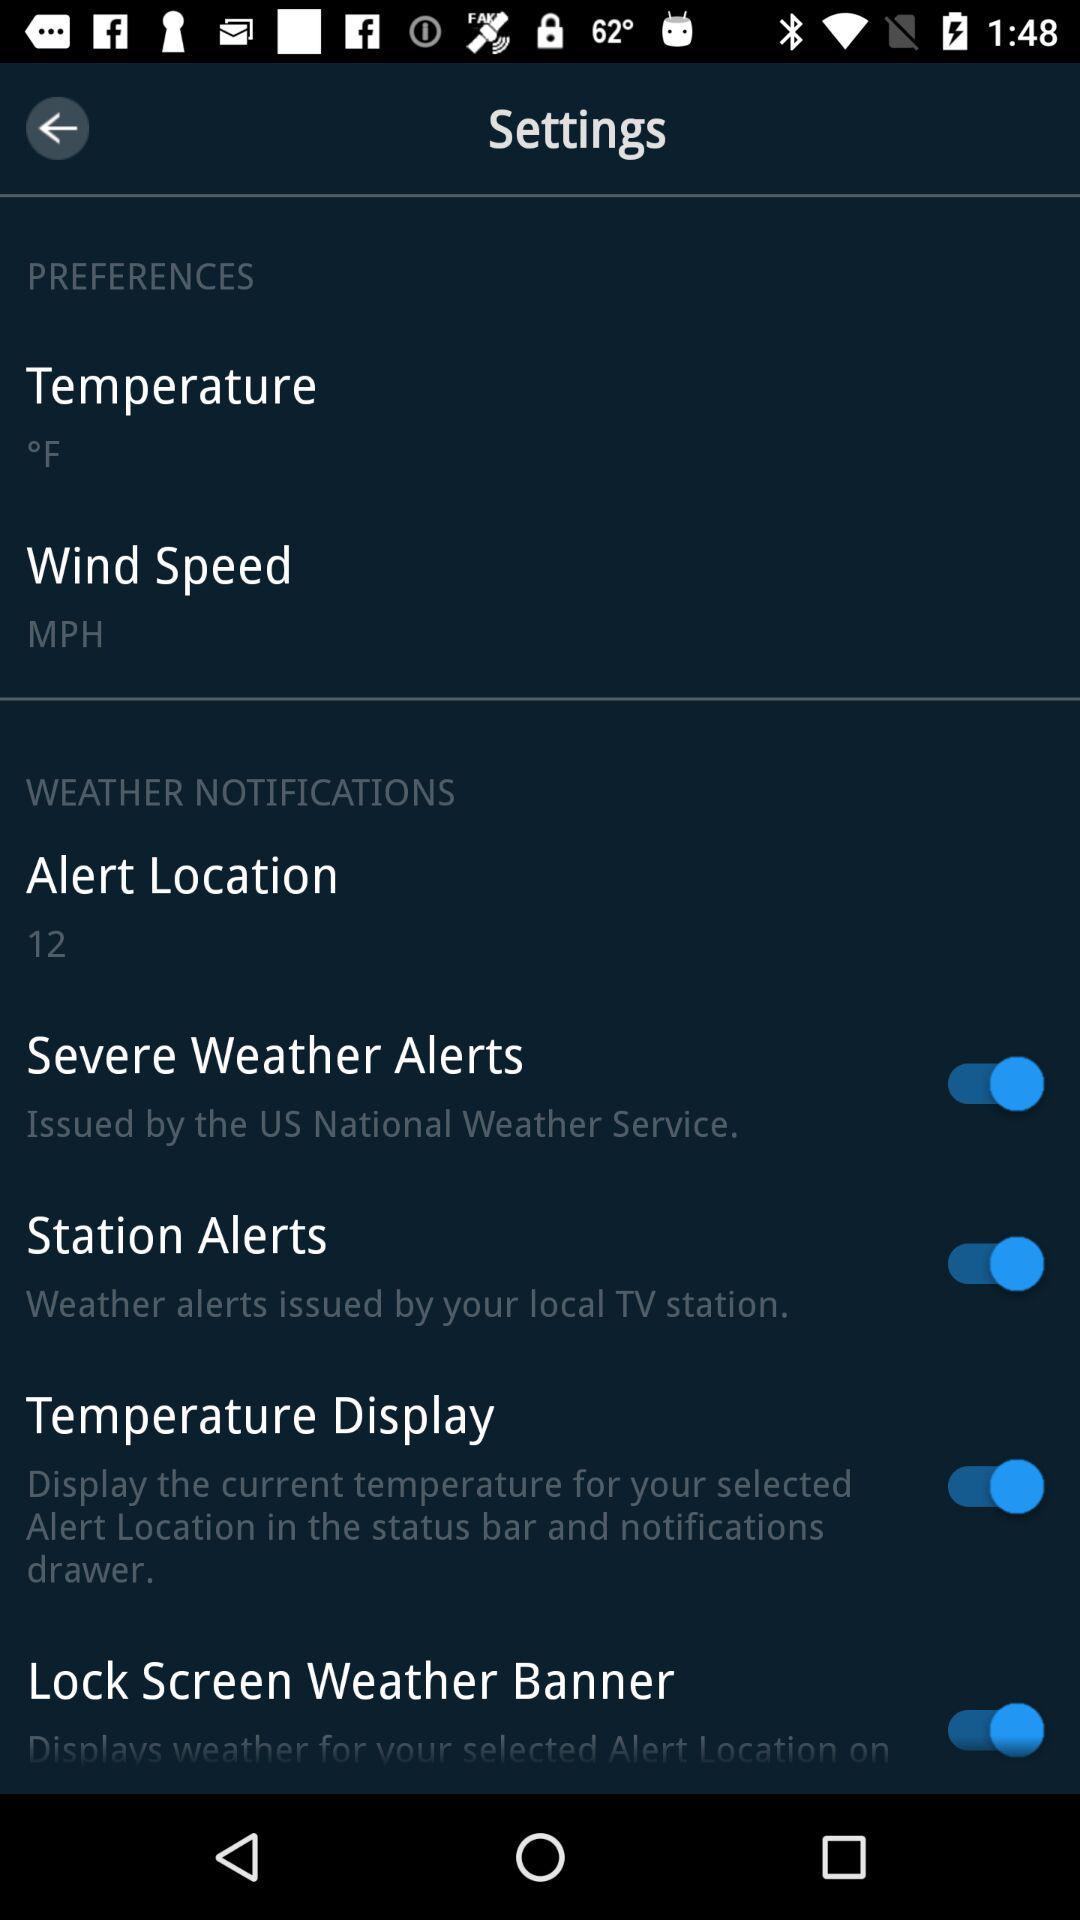 The height and width of the screenshot is (1920, 1080). What do you see at coordinates (56, 127) in the screenshot?
I see `the arrow_backward icon` at bounding box center [56, 127].